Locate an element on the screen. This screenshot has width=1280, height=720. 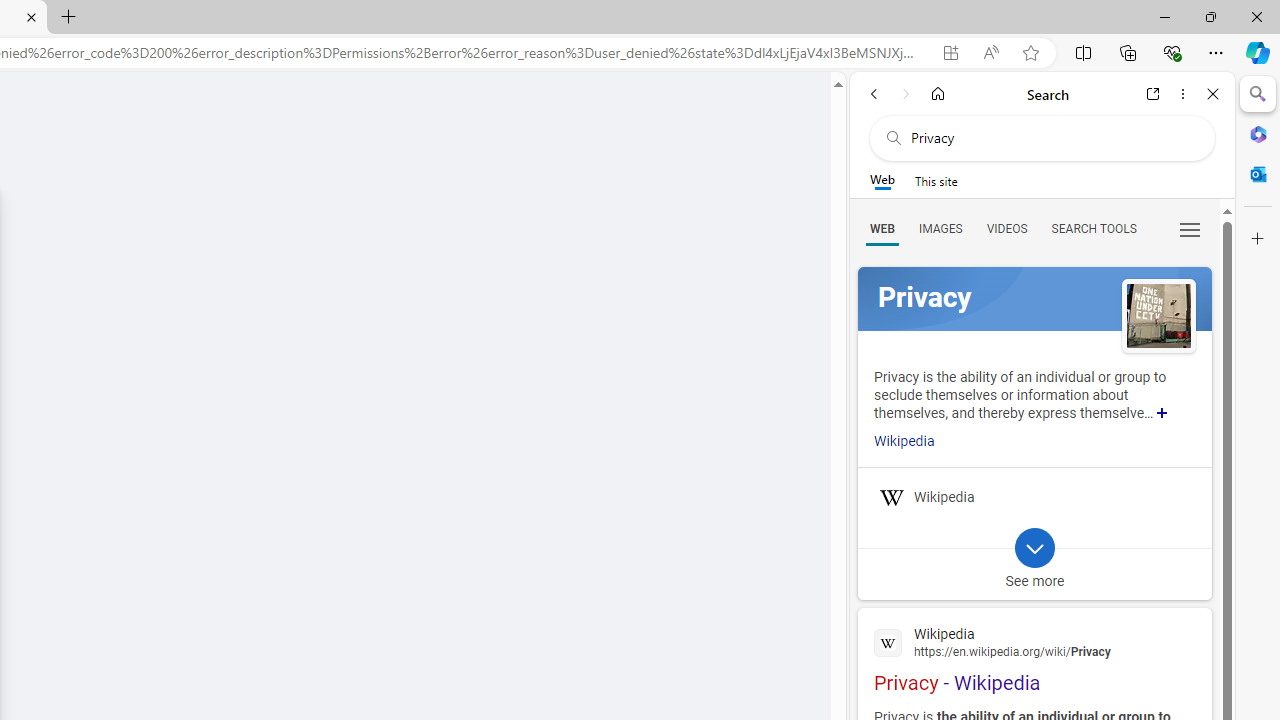
'WEB  ' is located at coordinates (881, 227).